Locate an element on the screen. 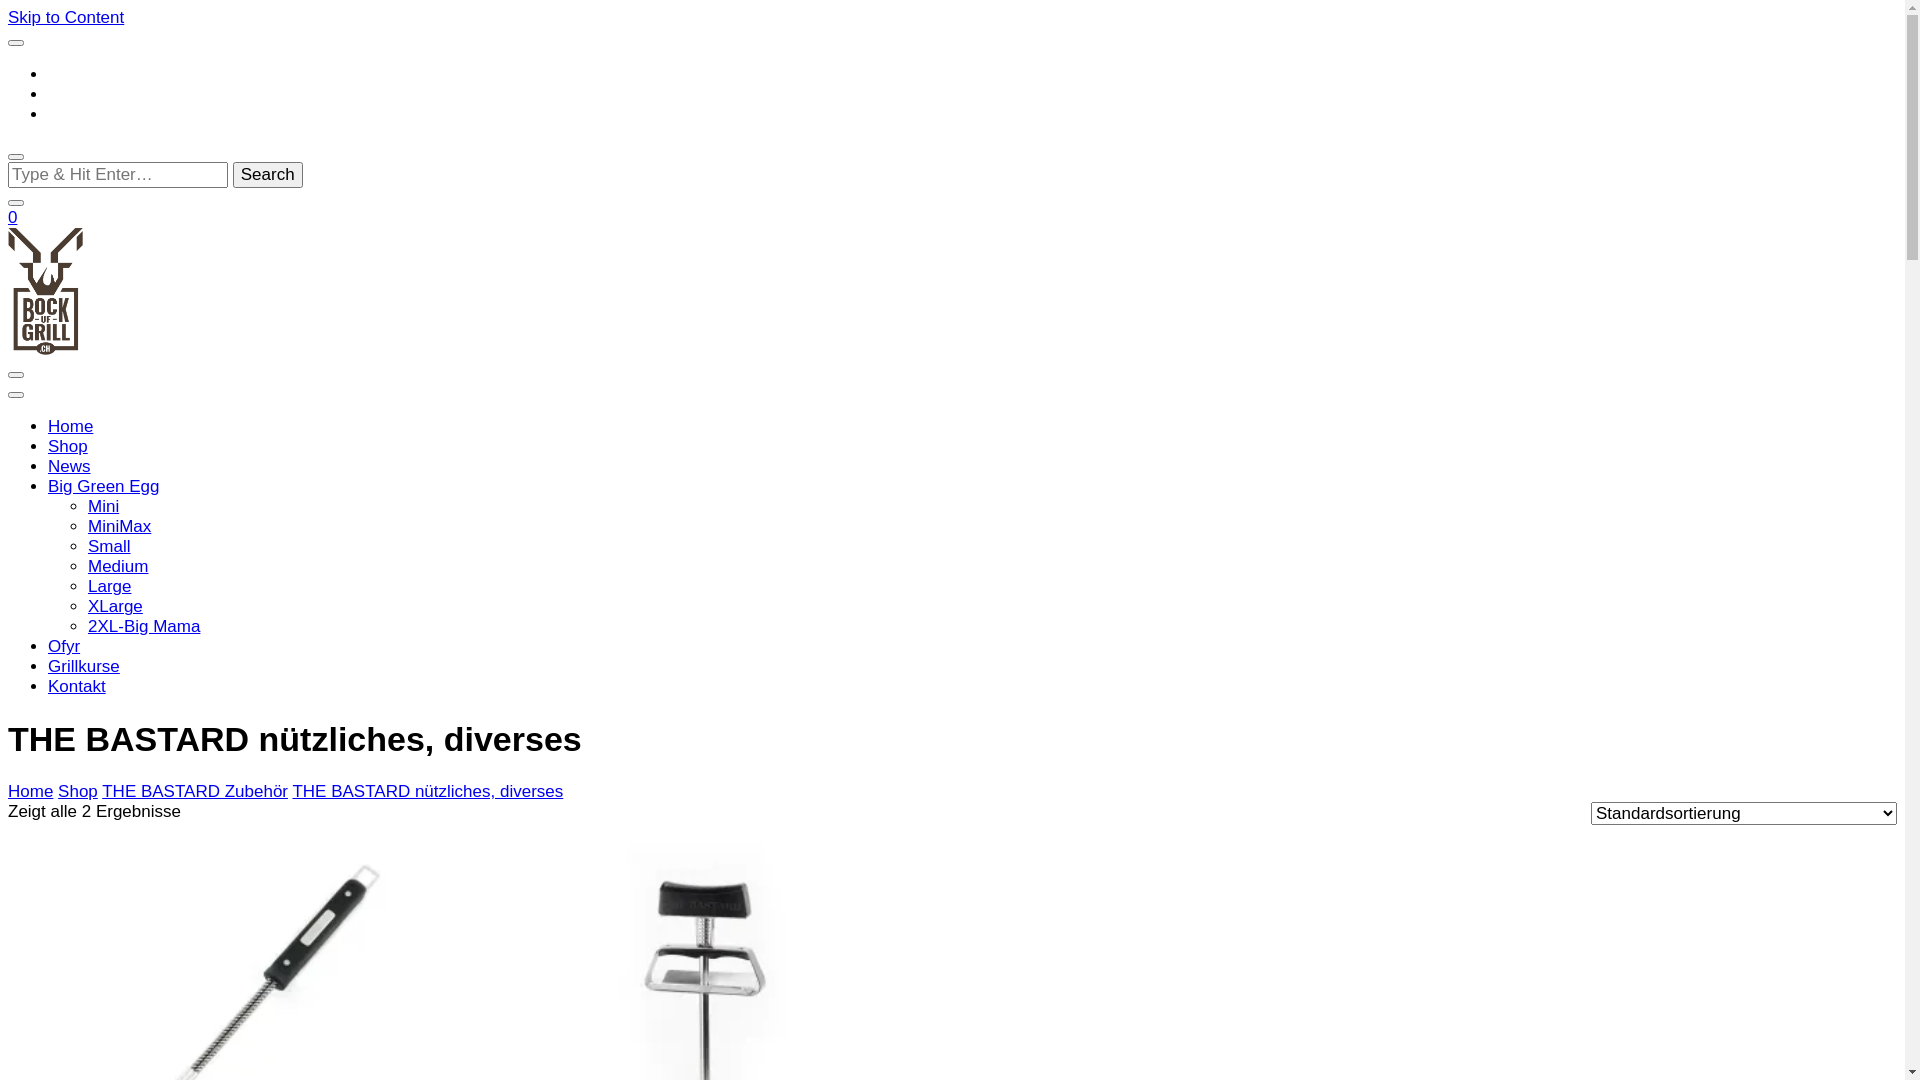 The width and height of the screenshot is (1920, 1080). 'Kontakt' is located at coordinates (76, 685).